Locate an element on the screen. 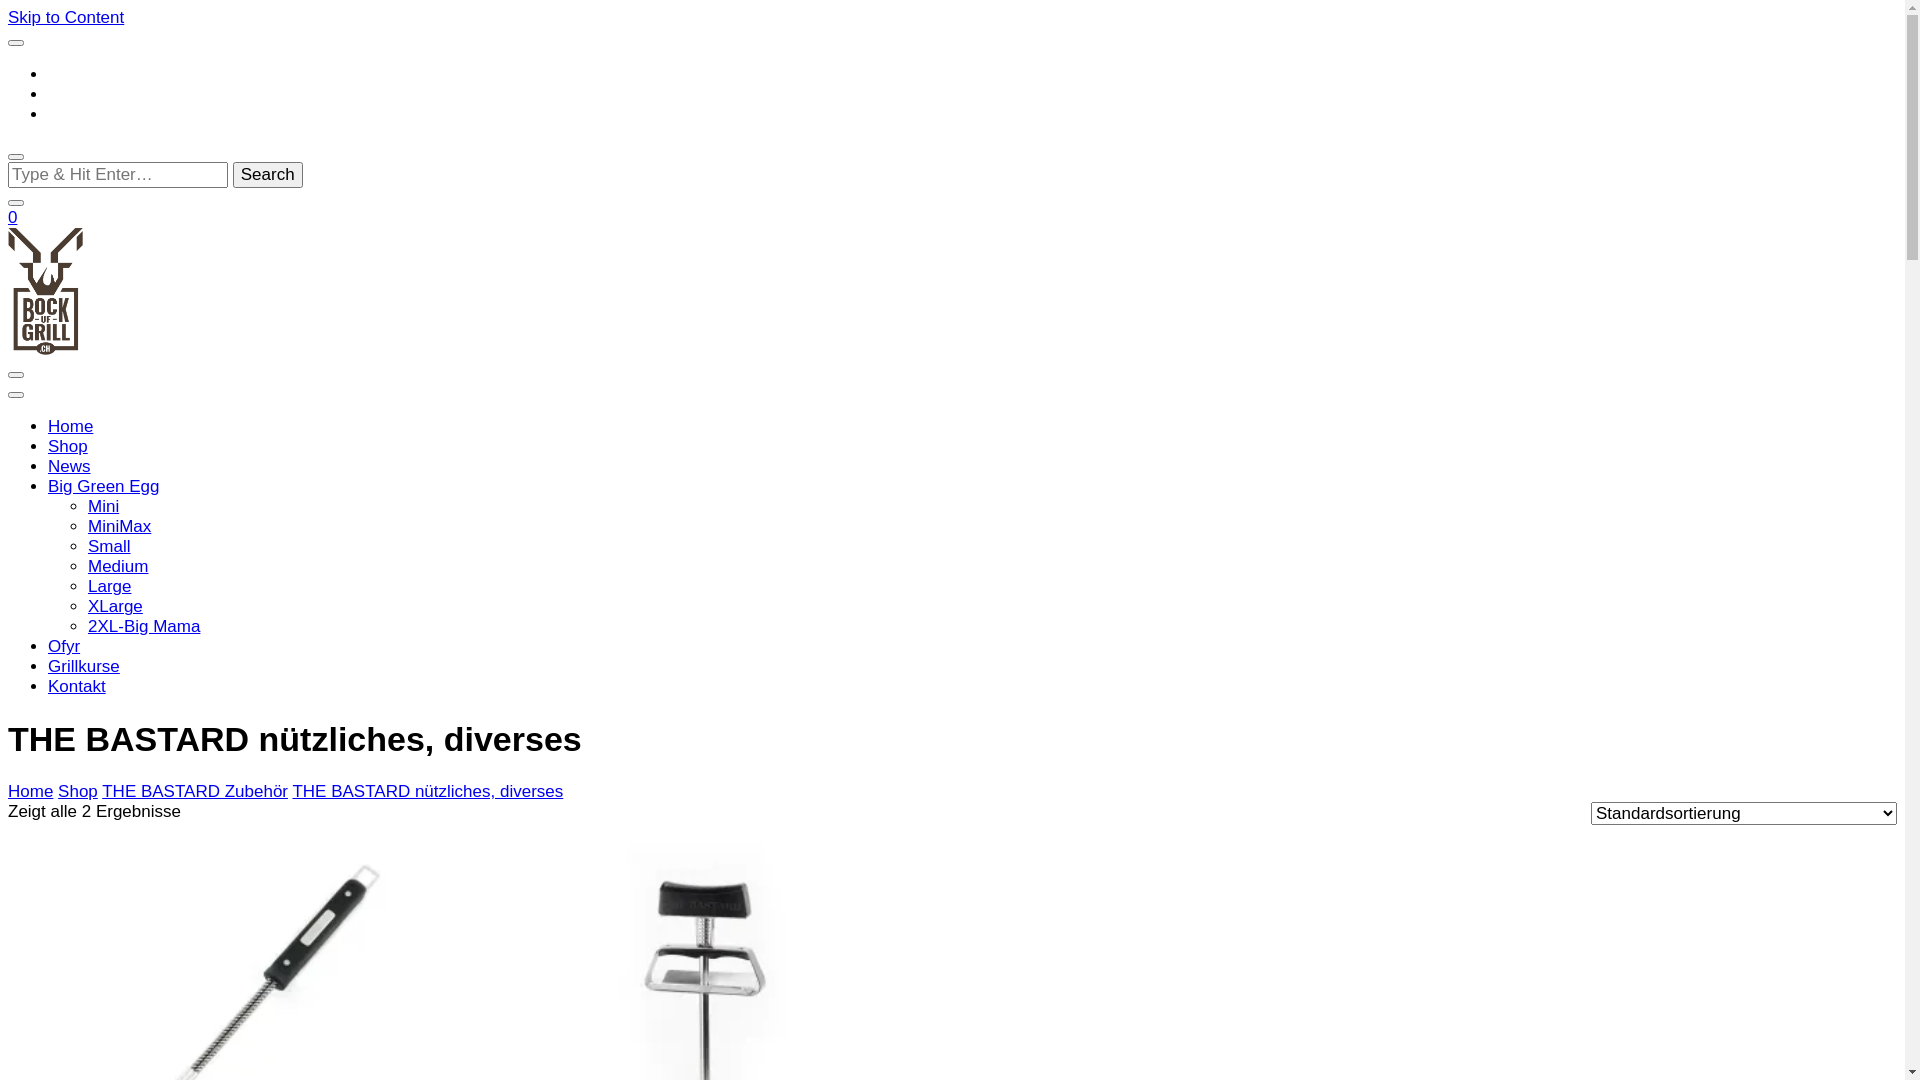 The width and height of the screenshot is (1920, 1080). 'Kontakt' is located at coordinates (76, 685).